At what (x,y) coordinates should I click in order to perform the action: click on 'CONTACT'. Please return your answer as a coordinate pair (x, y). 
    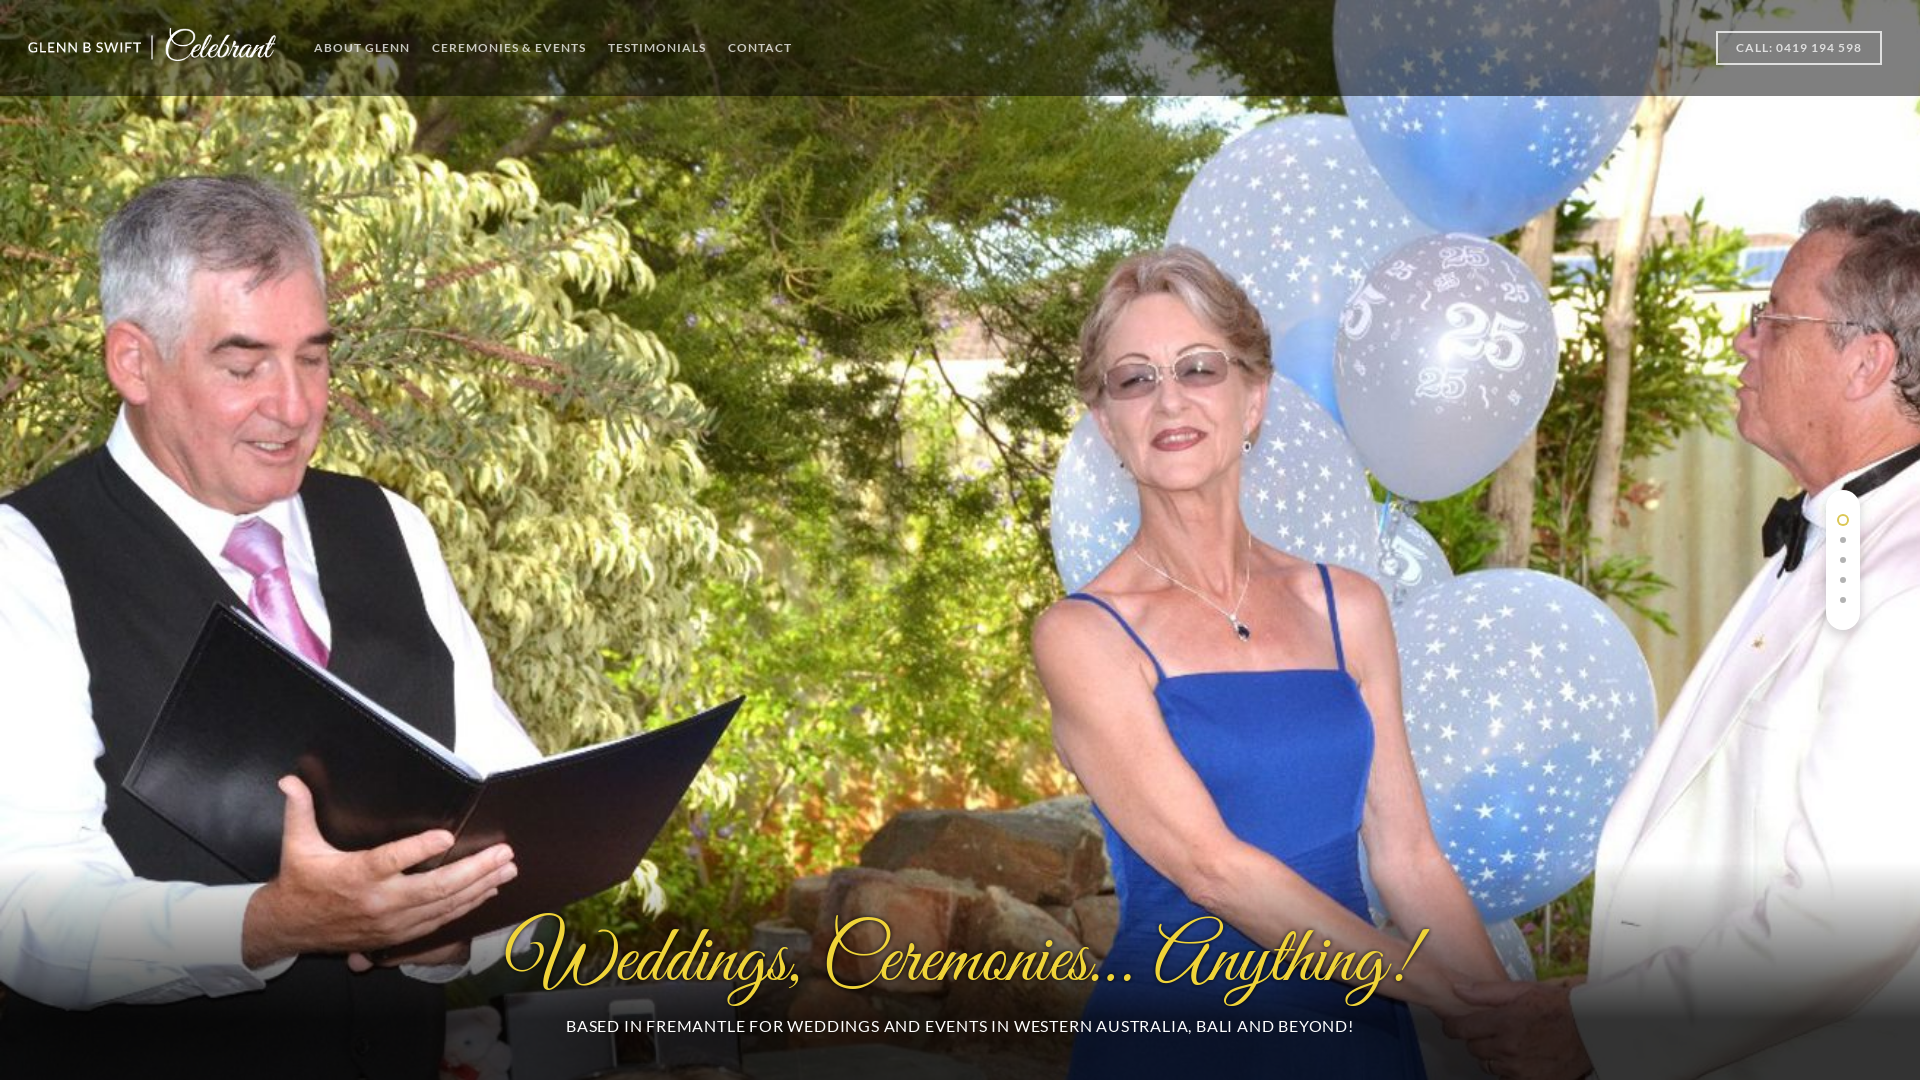
    Looking at the image, I should click on (758, 49).